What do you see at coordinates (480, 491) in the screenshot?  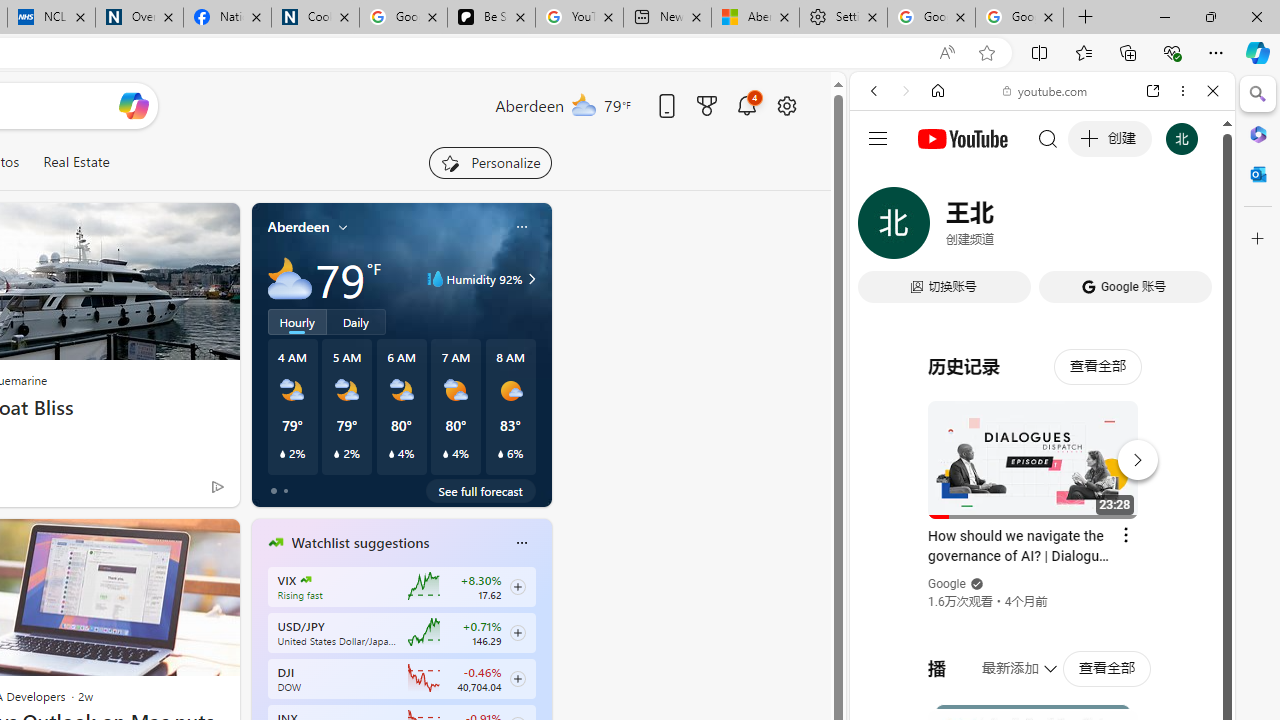 I see `'See full forecast'` at bounding box center [480, 491].